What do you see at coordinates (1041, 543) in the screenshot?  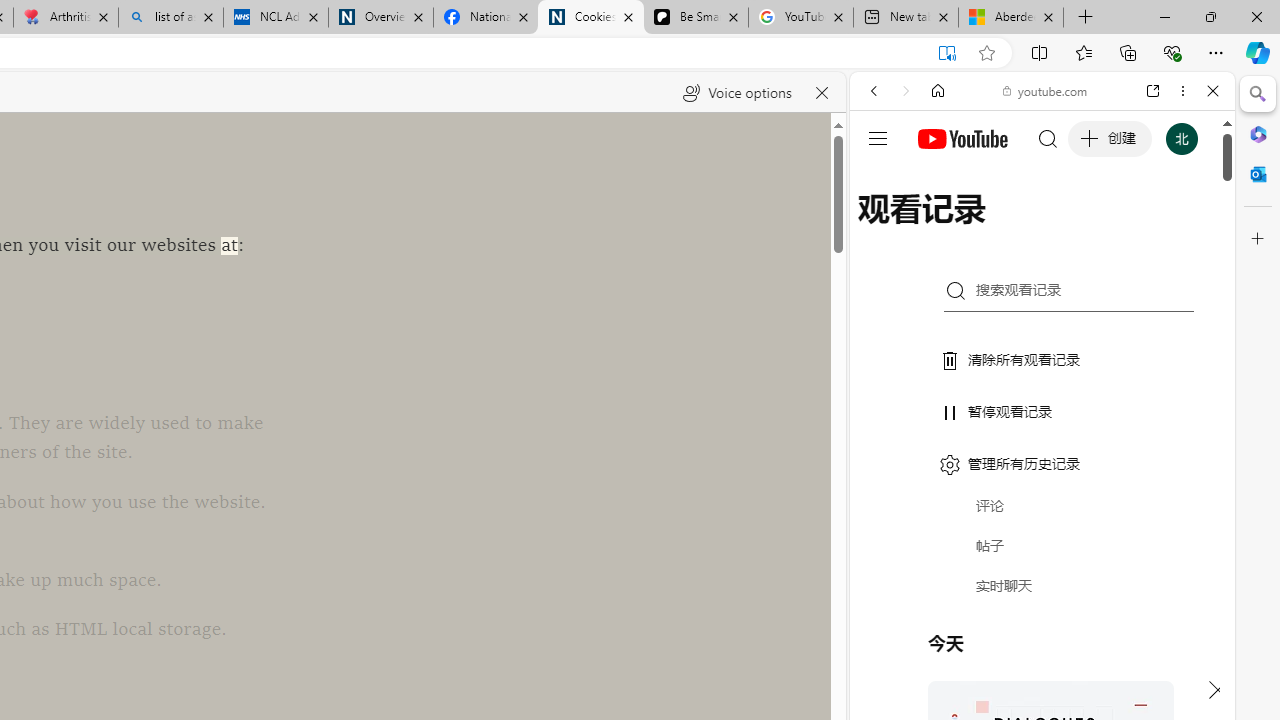 I see `'Music'` at bounding box center [1041, 543].